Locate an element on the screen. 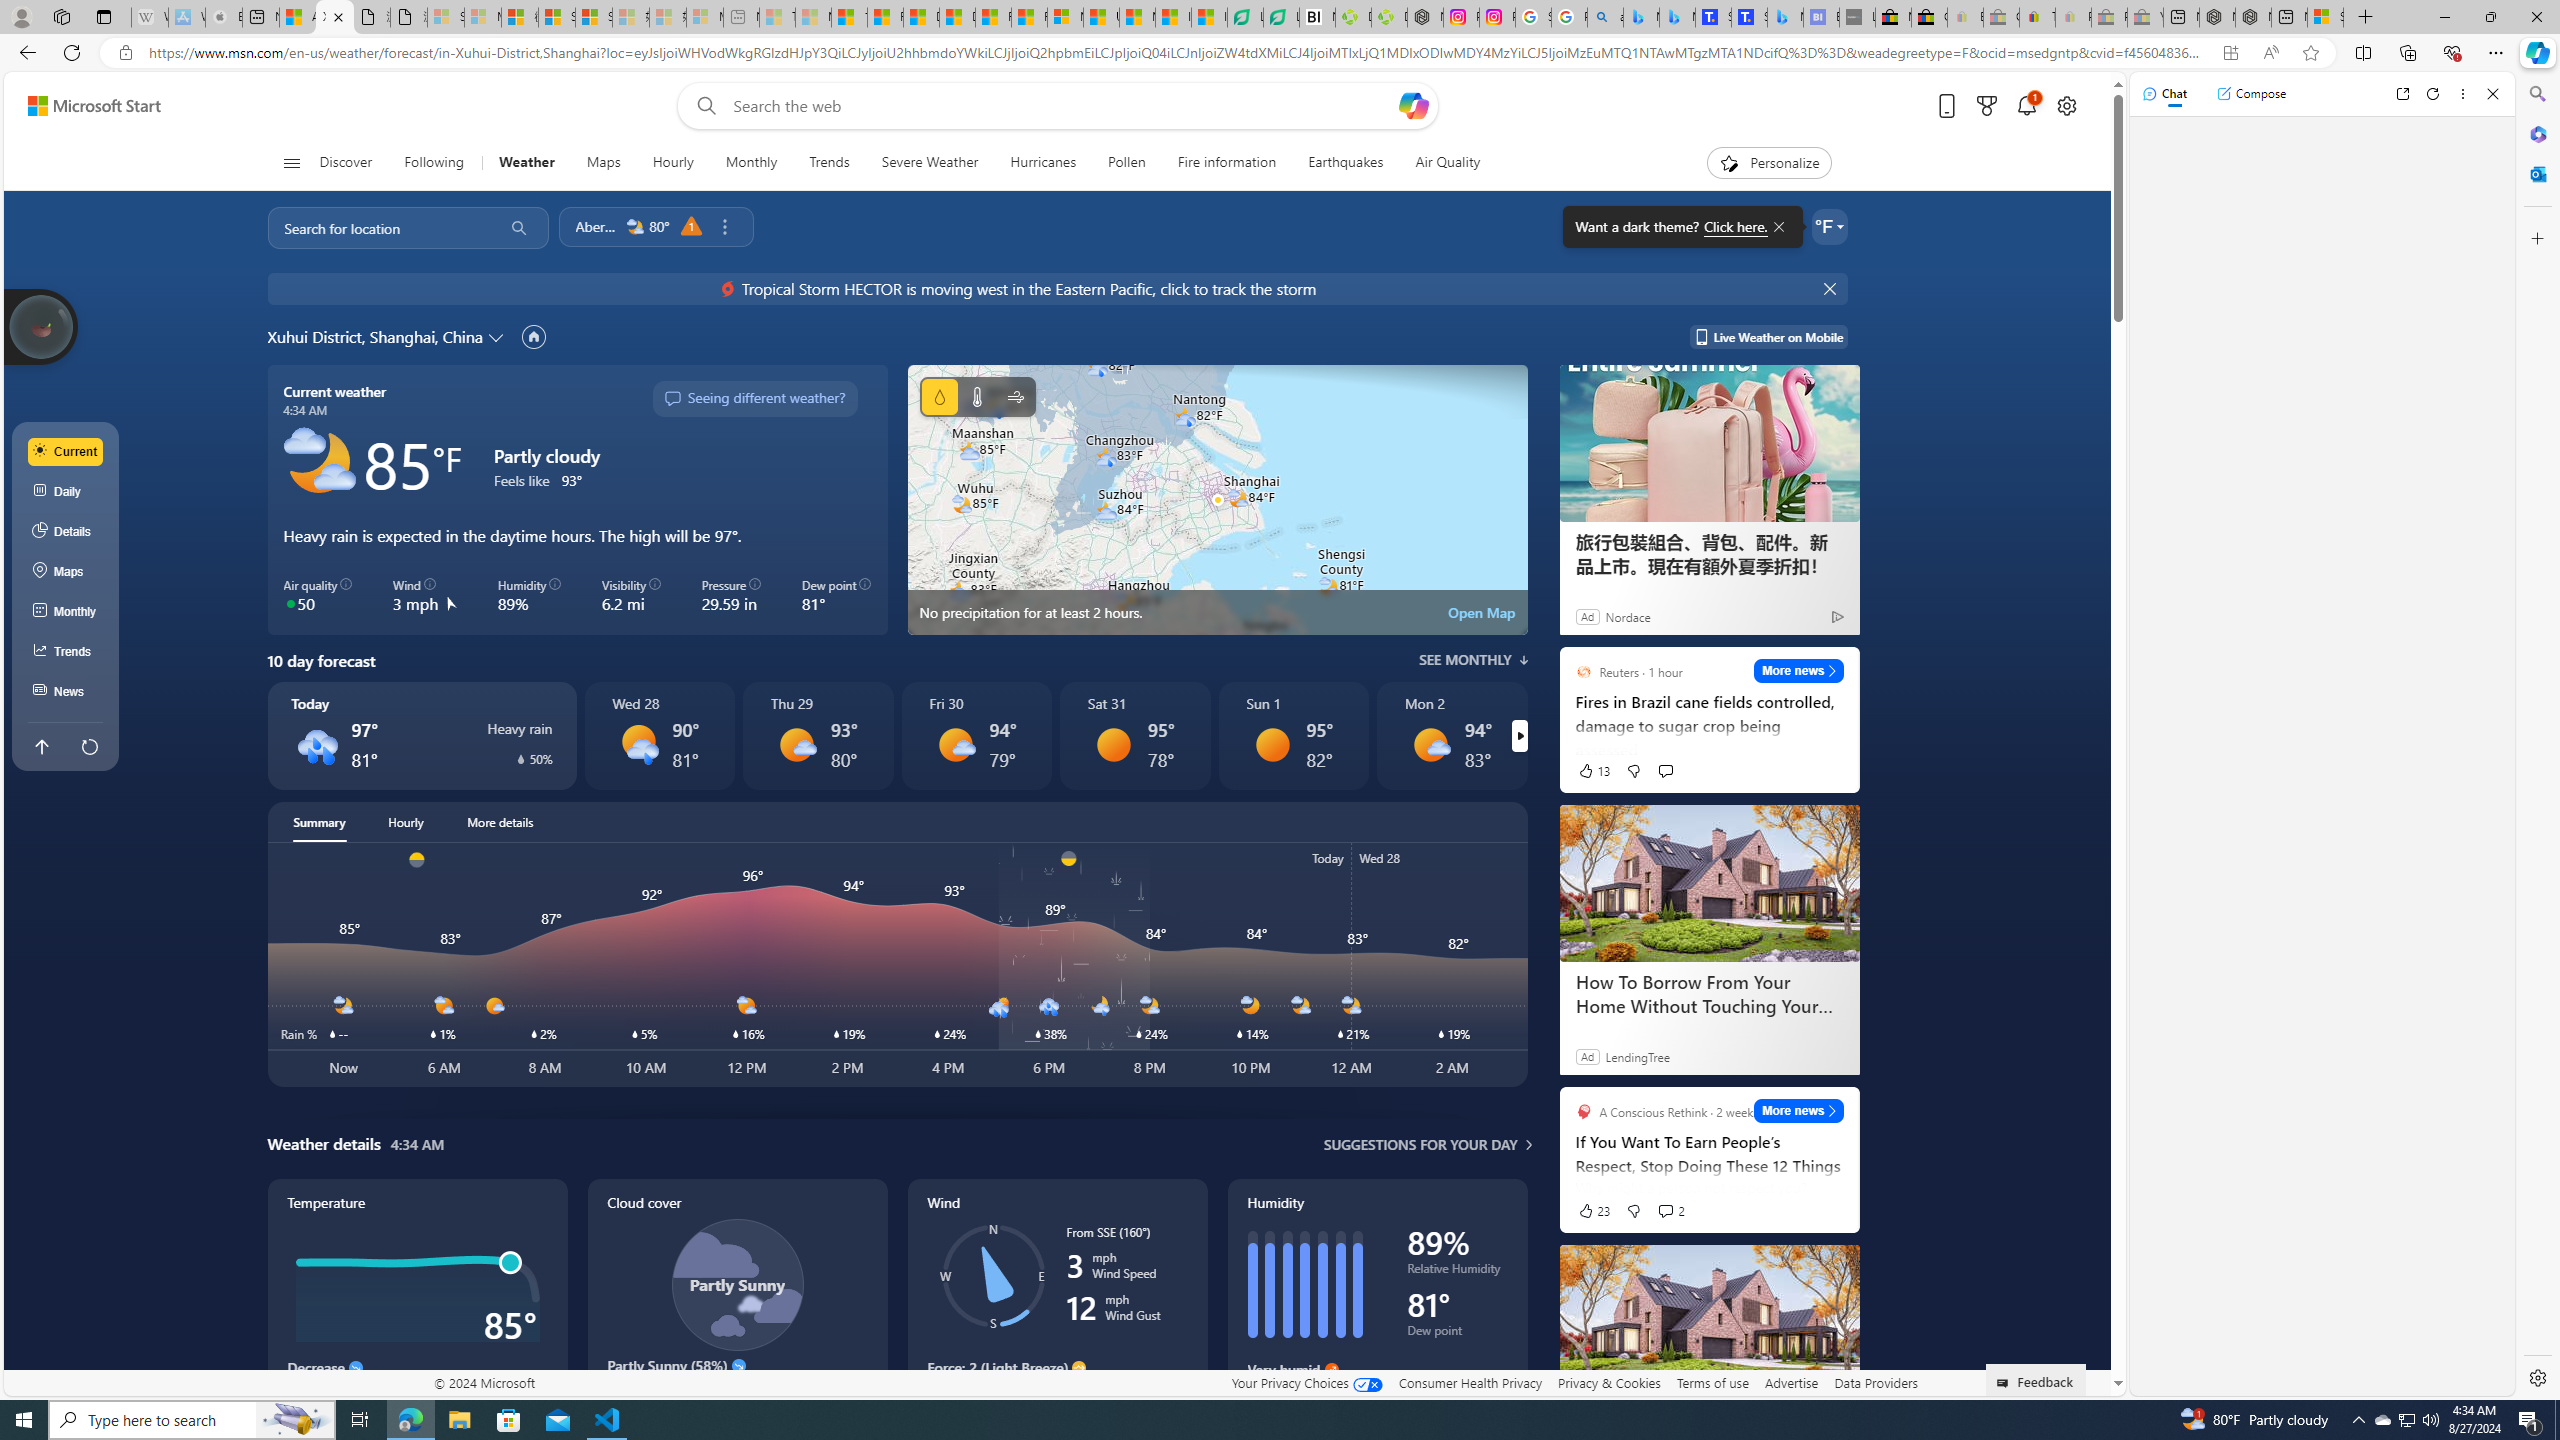  'Nvidia va a poner a prueba la paciencia de los inversores' is located at coordinates (1316, 16).